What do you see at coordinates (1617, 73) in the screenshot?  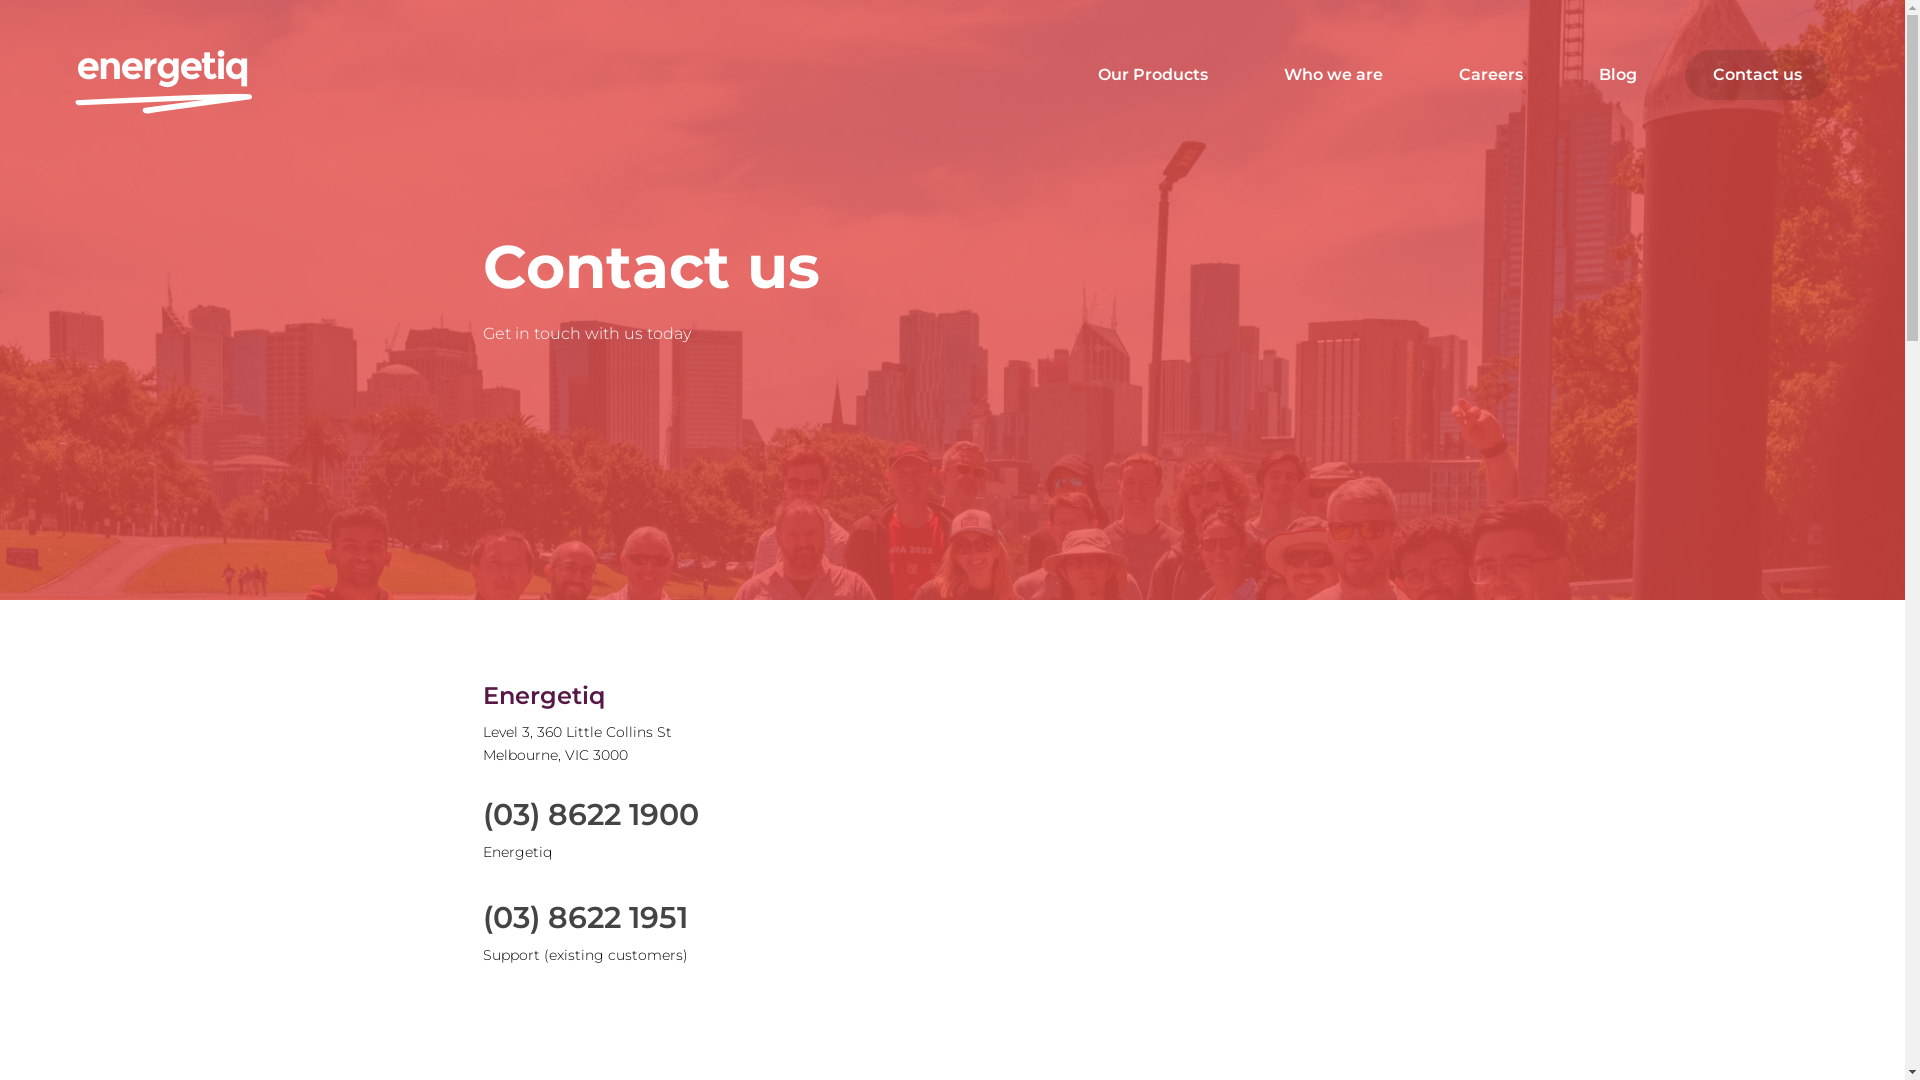 I see `'Blog'` at bounding box center [1617, 73].